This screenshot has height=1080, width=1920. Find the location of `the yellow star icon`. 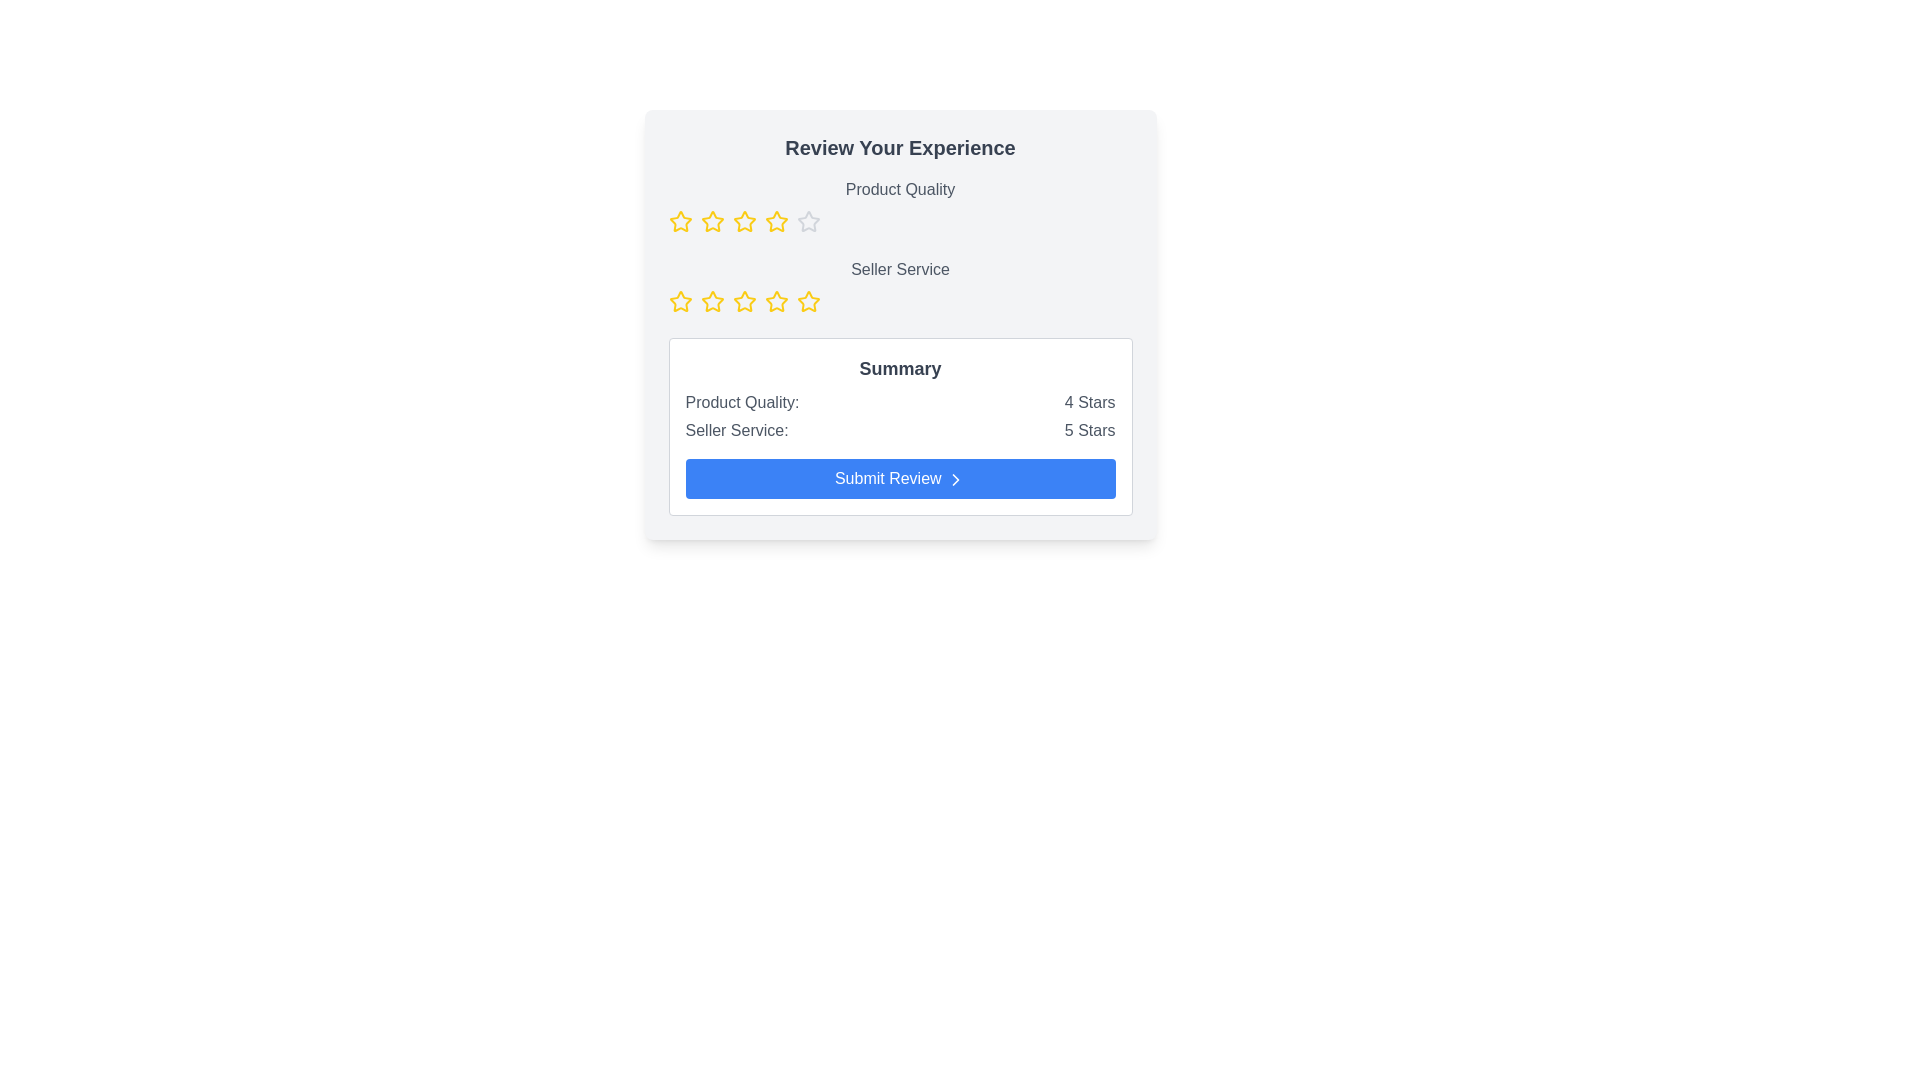

the yellow star icon is located at coordinates (680, 221).